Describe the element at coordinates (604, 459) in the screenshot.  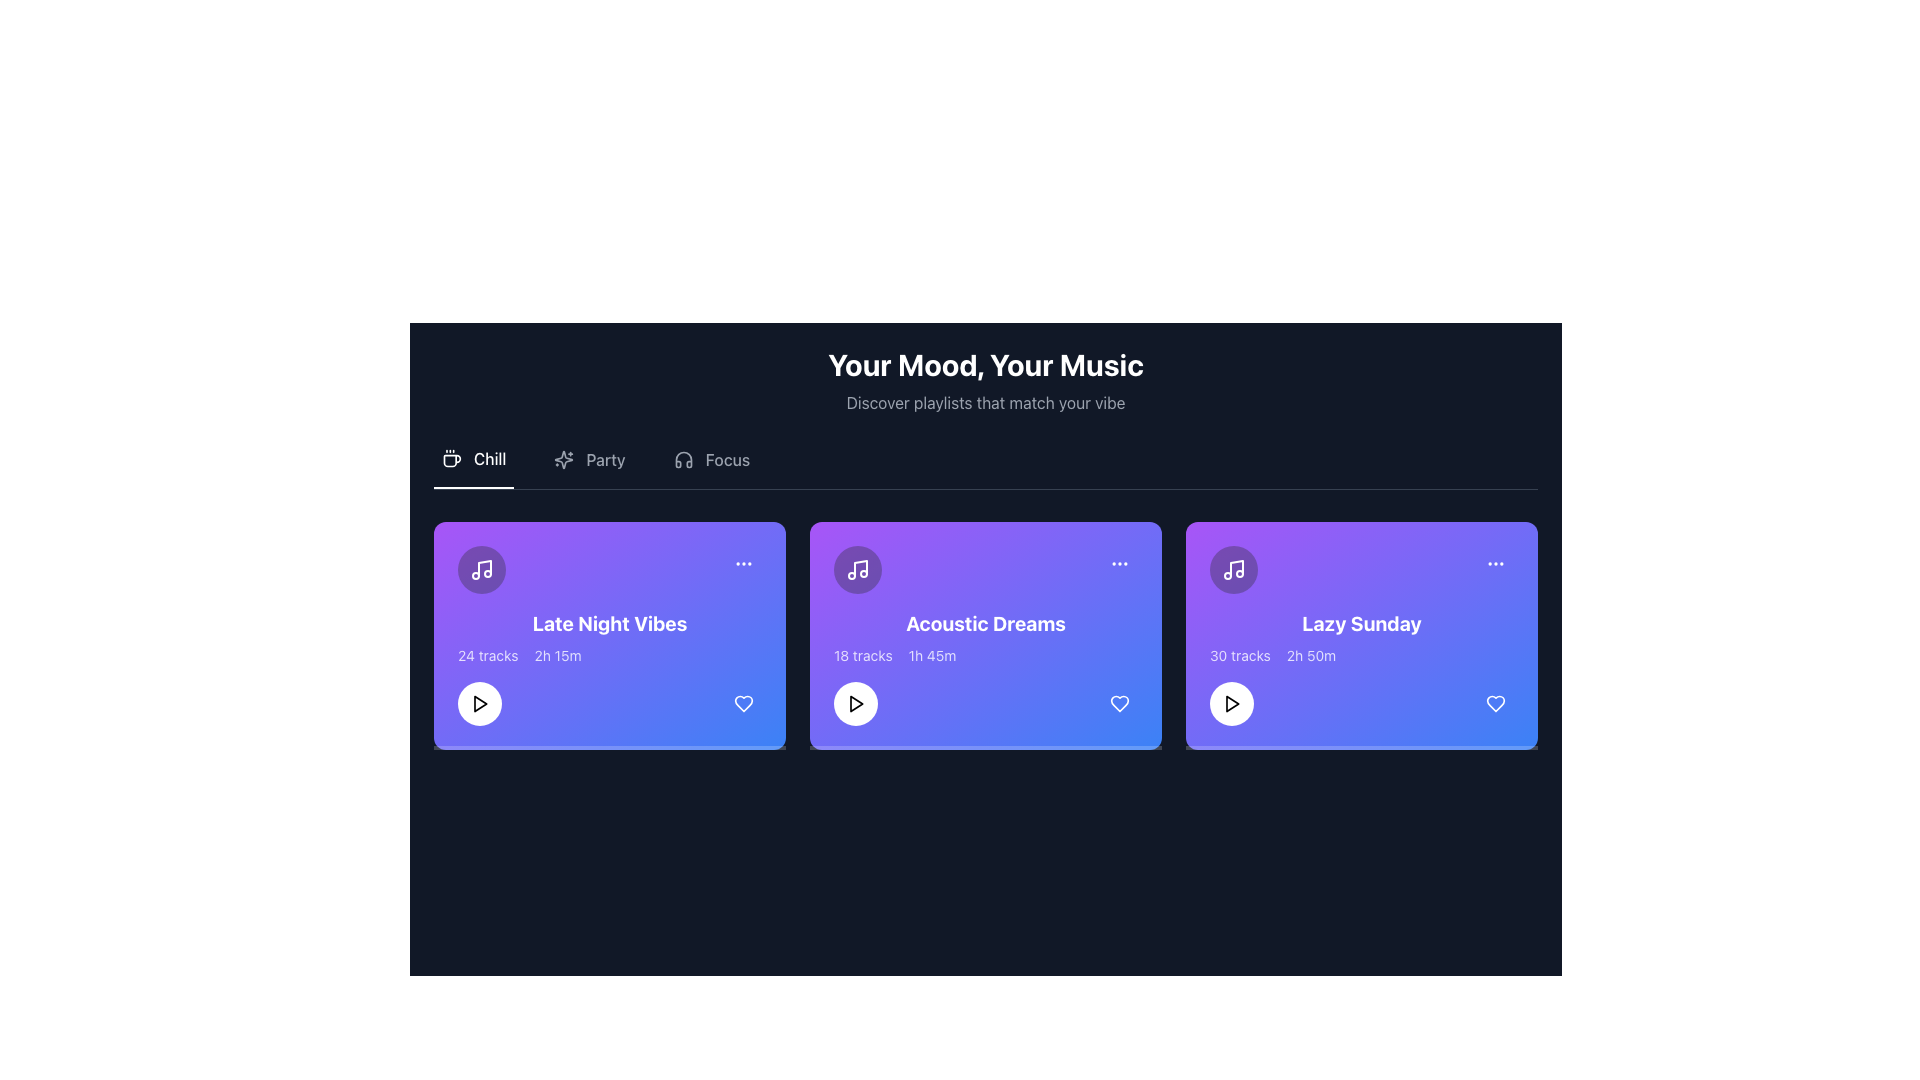
I see `the 'Party' text label in the top navigation menu, which is positioned between the 'Chill' and 'Focus' items` at that location.